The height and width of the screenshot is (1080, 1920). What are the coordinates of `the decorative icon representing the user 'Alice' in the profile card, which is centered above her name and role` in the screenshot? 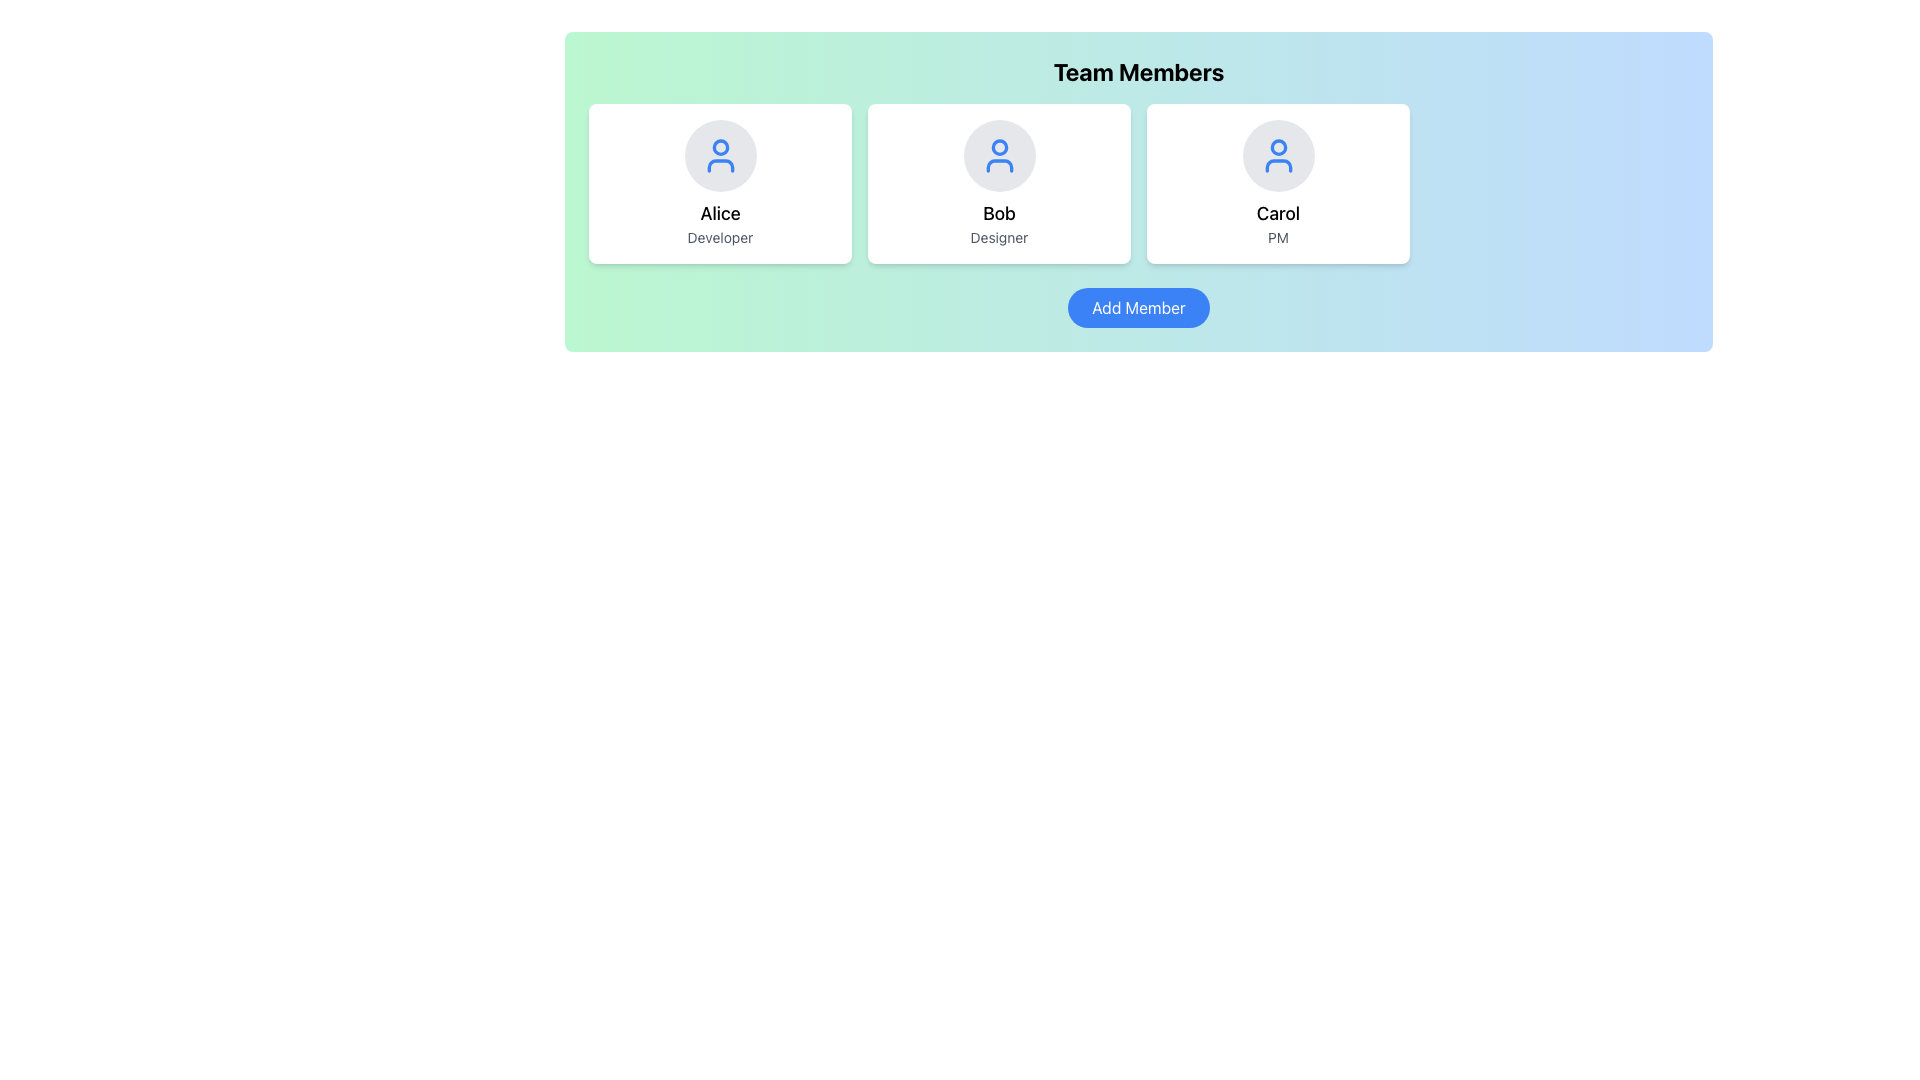 It's located at (720, 154).